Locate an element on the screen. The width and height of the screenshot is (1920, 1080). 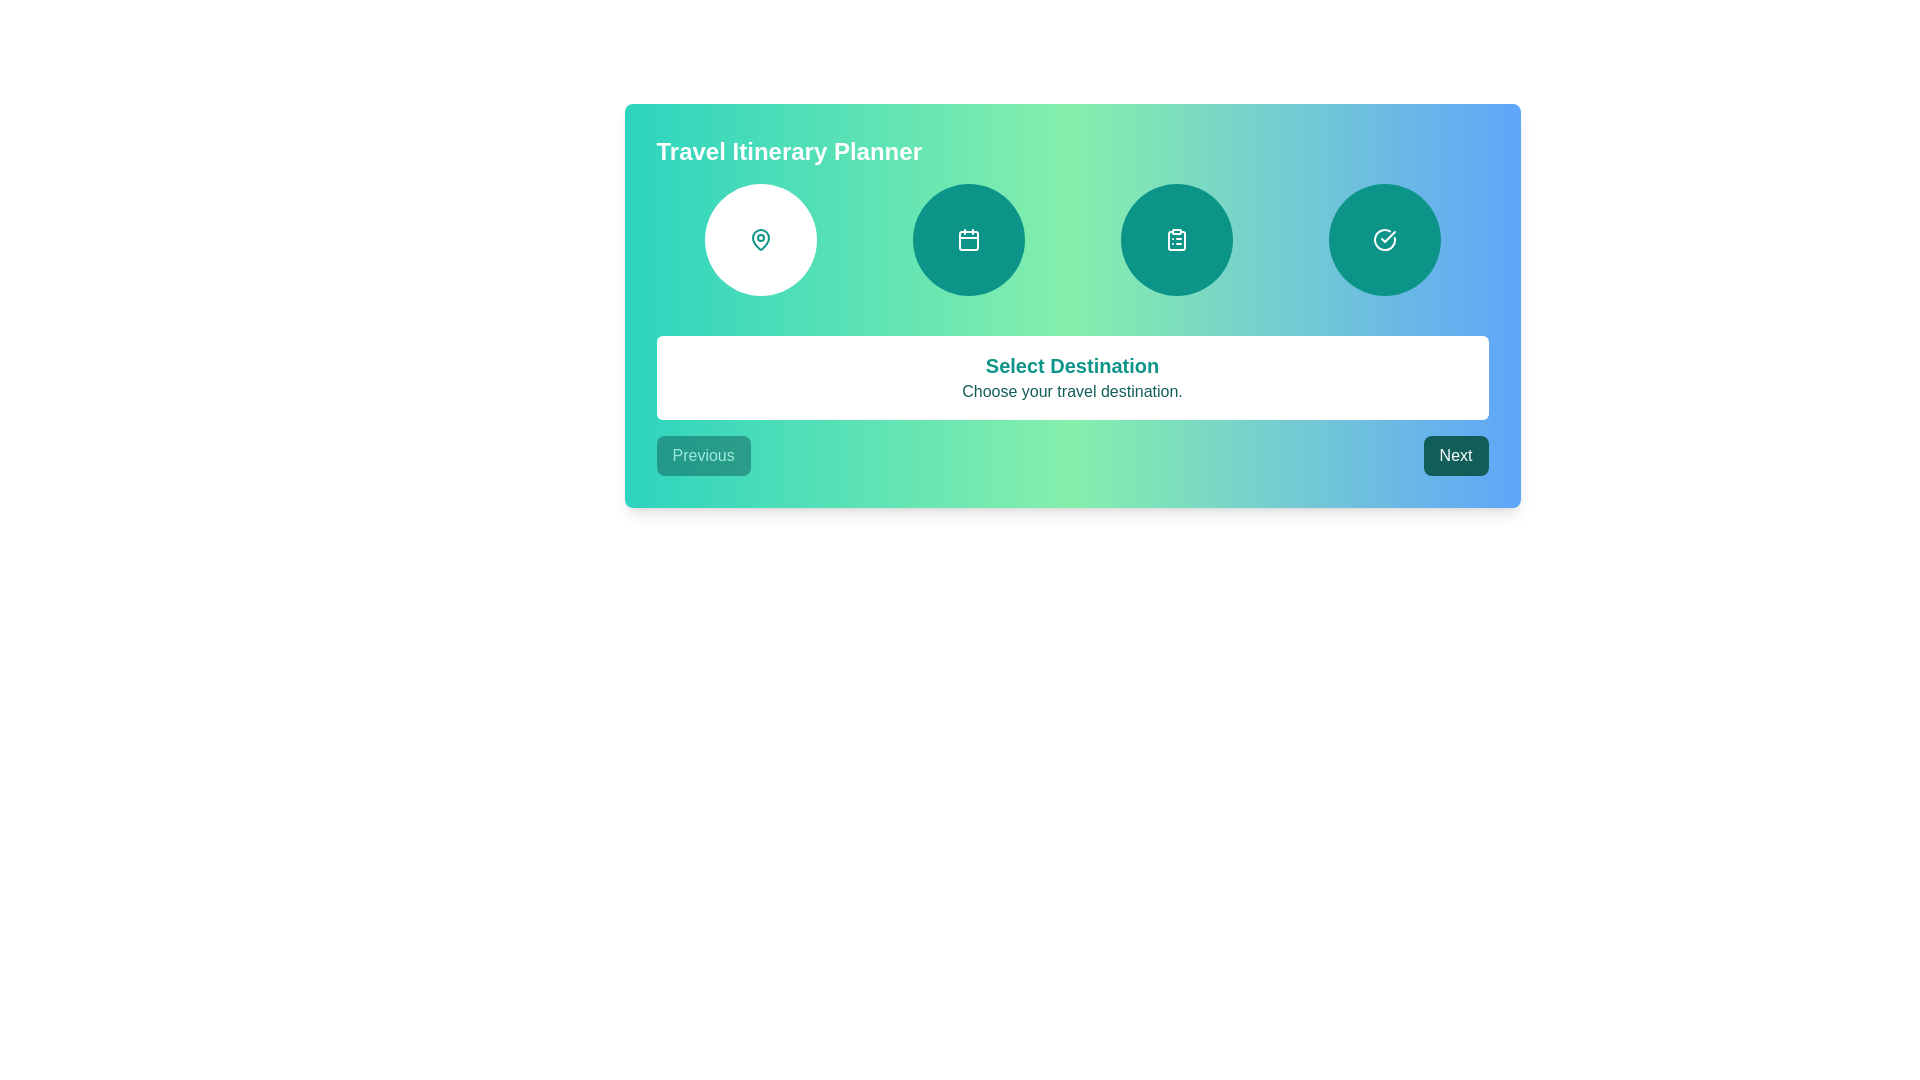
the third circle of the step indicator, which represents the current step in the workflow is located at coordinates (1176, 238).